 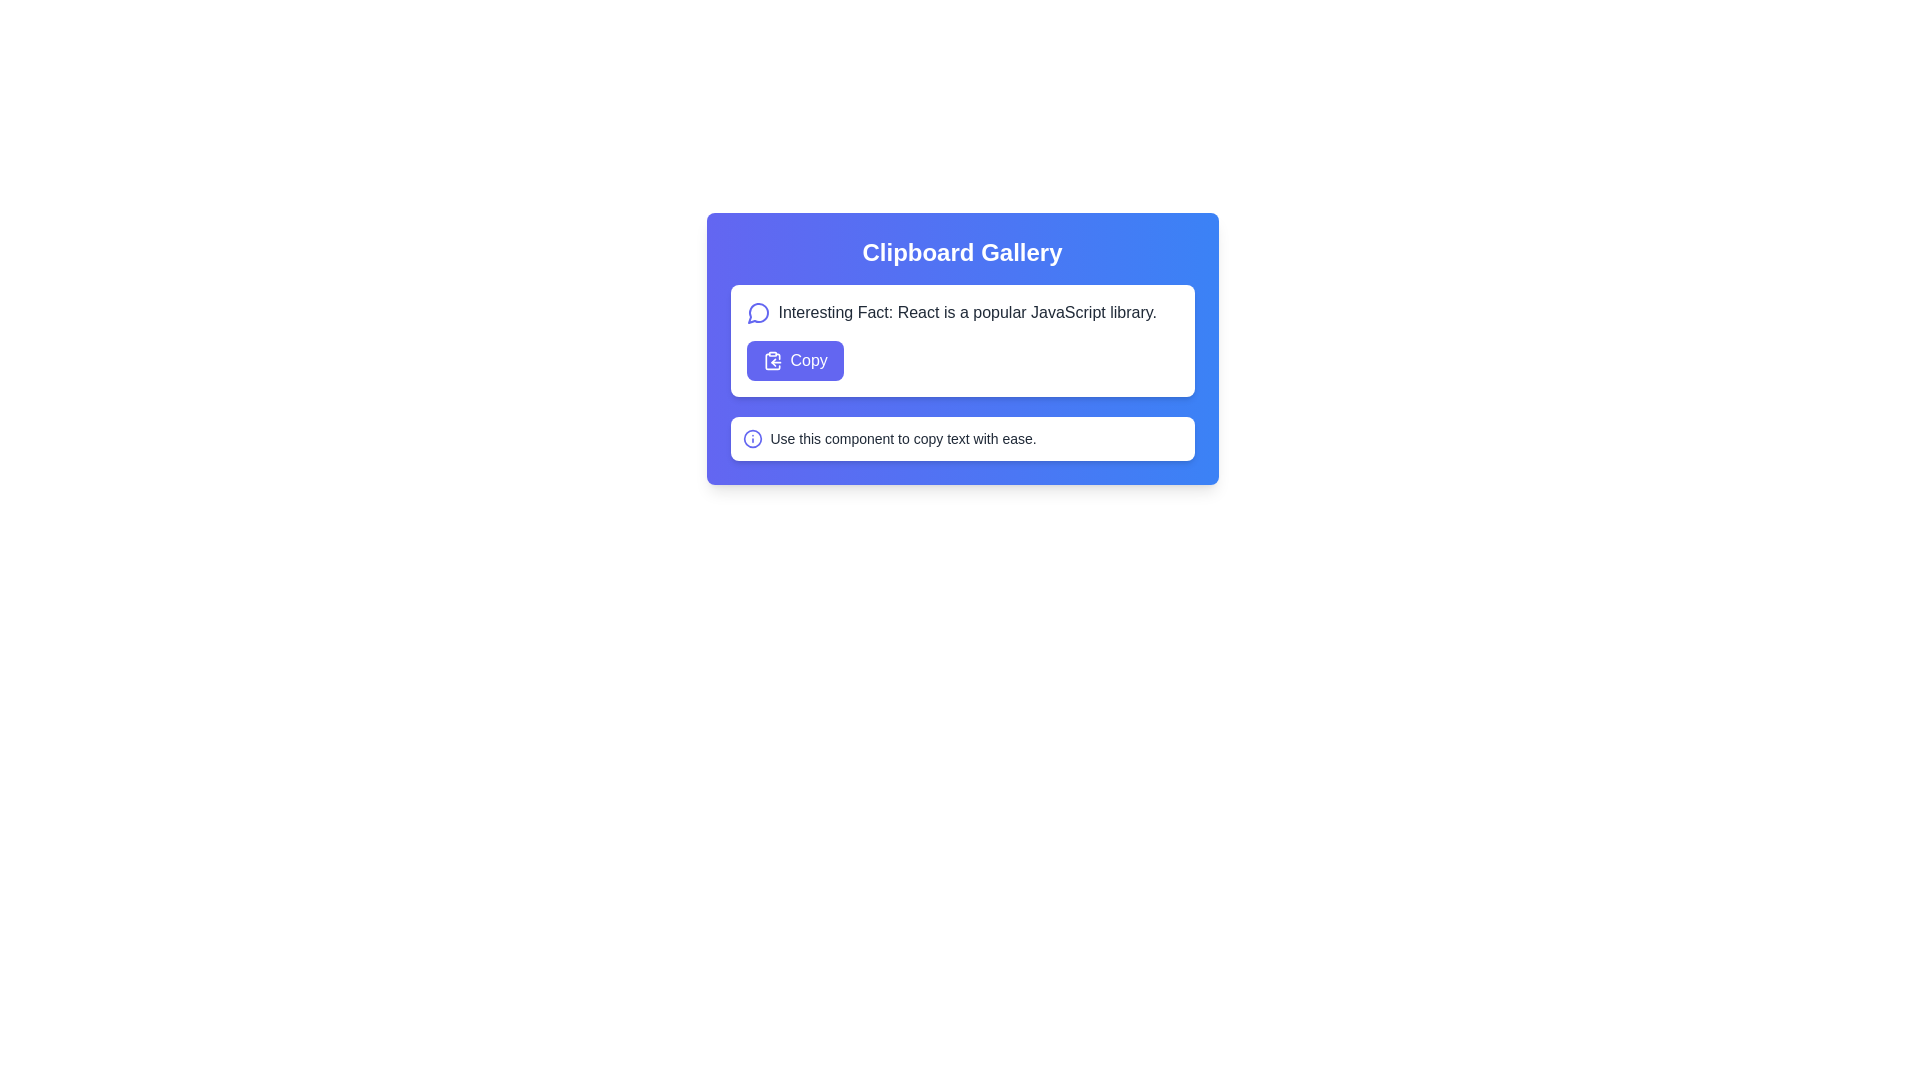 What do you see at coordinates (771, 361) in the screenshot?
I see `the function of the clipboard icon next to the 'Copy' text label, which is part of the 'Copy' button` at bounding box center [771, 361].